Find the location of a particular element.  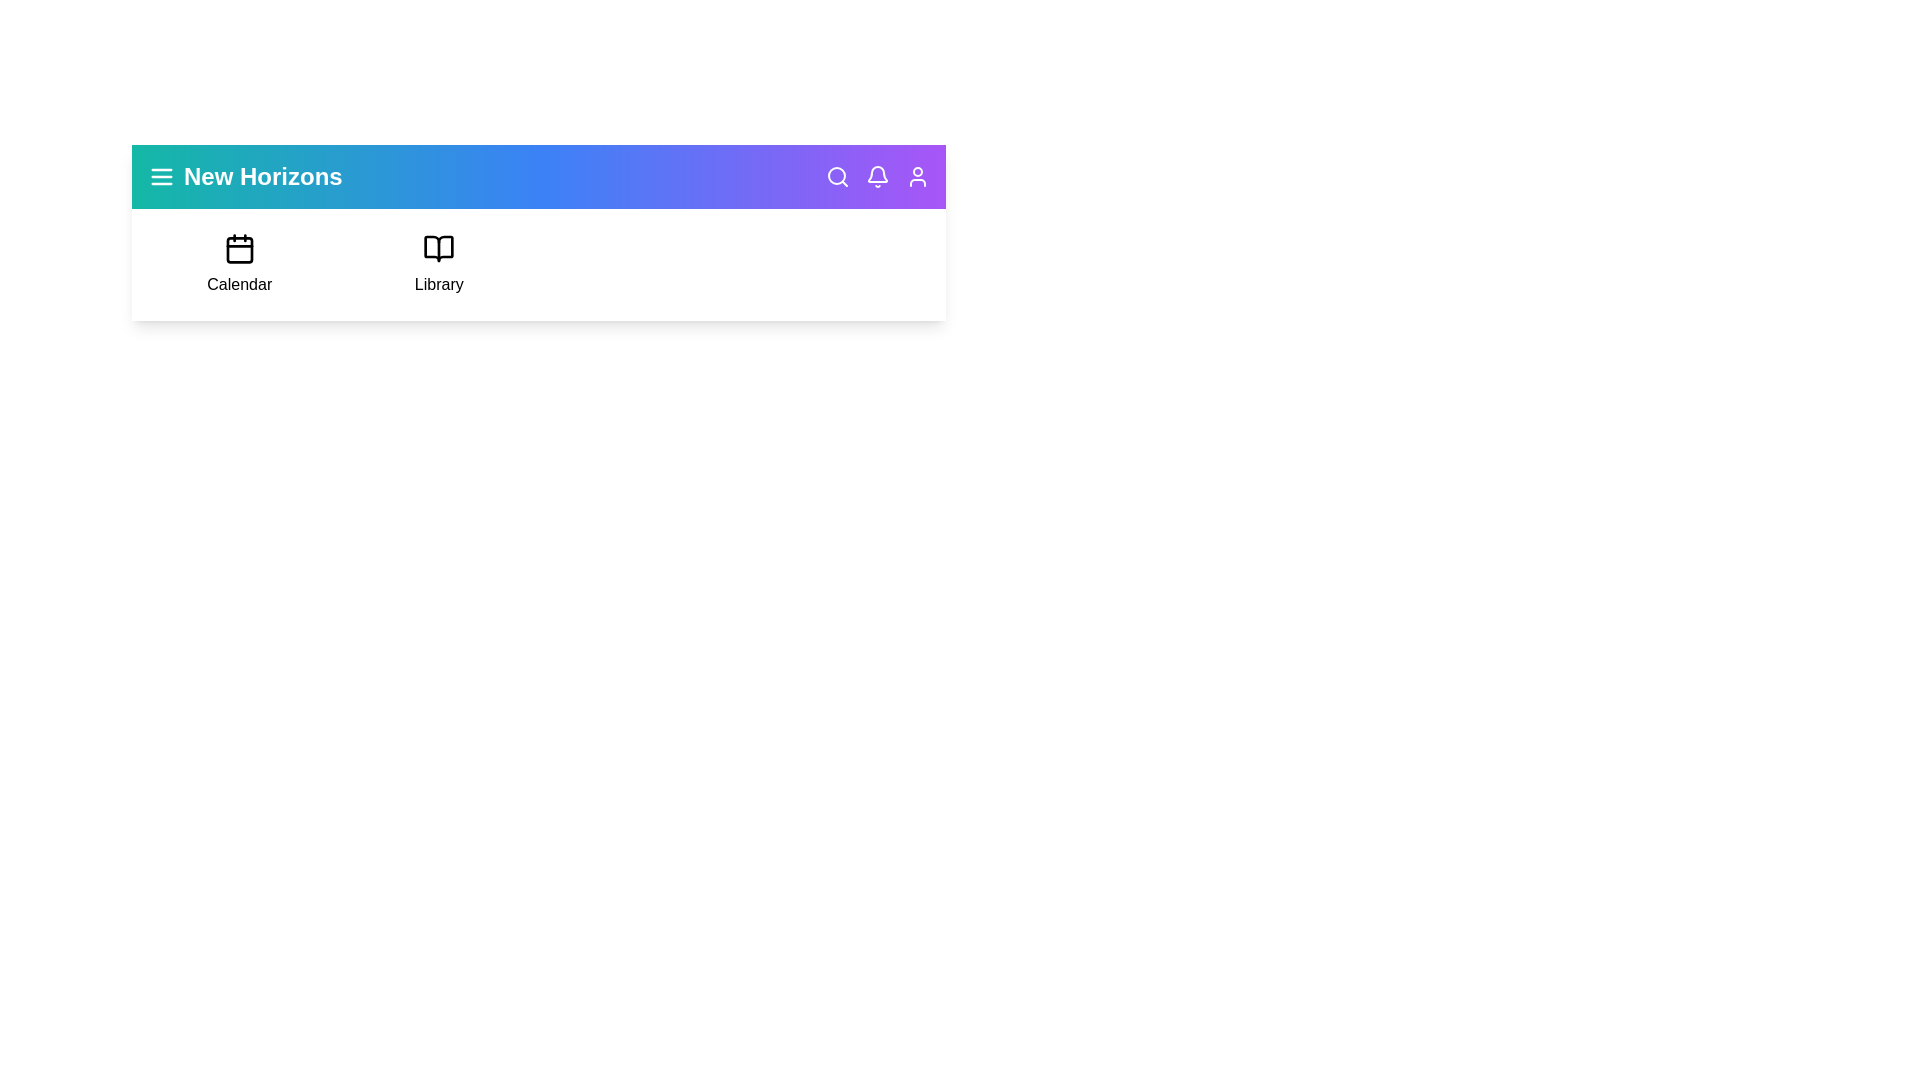

the 'Library' option in the menu is located at coordinates (437, 264).